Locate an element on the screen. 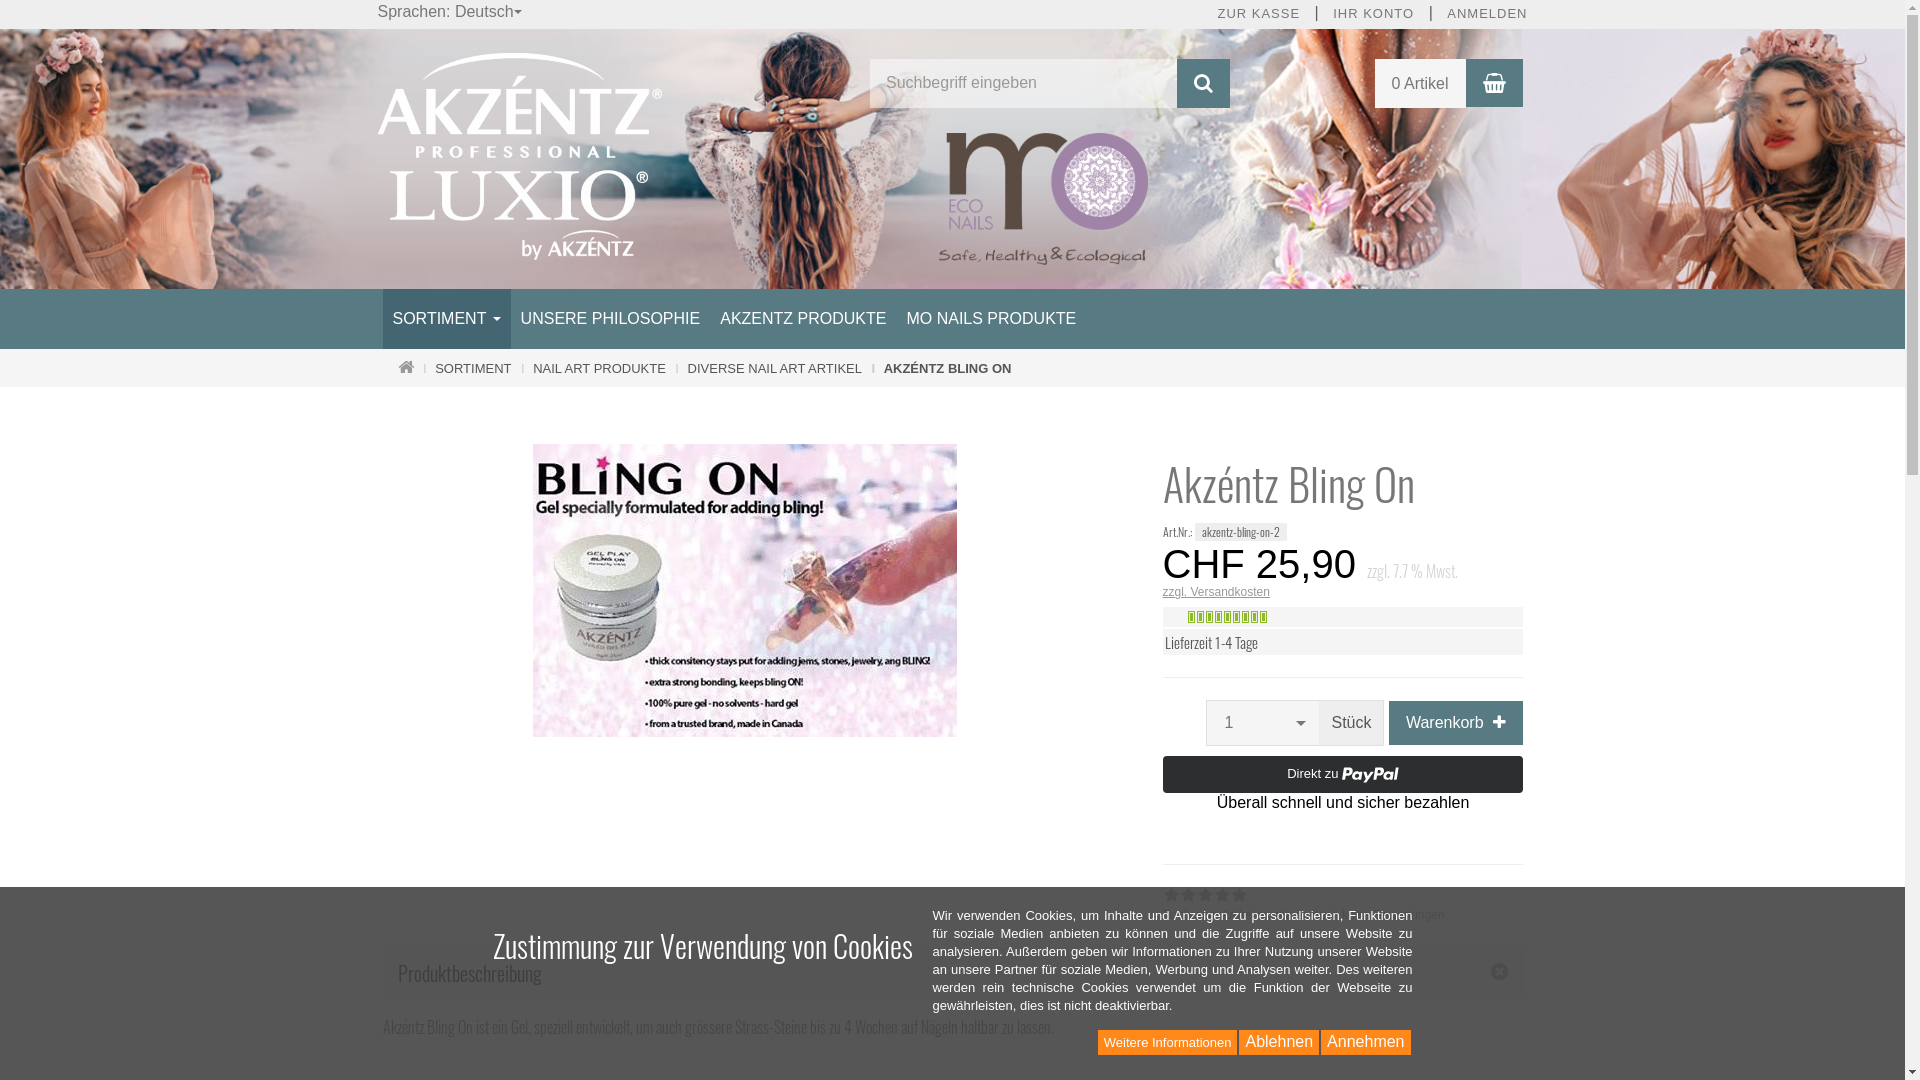 The width and height of the screenshot is (1920, 1080). ' ' is located at coordinates (1163, 426).